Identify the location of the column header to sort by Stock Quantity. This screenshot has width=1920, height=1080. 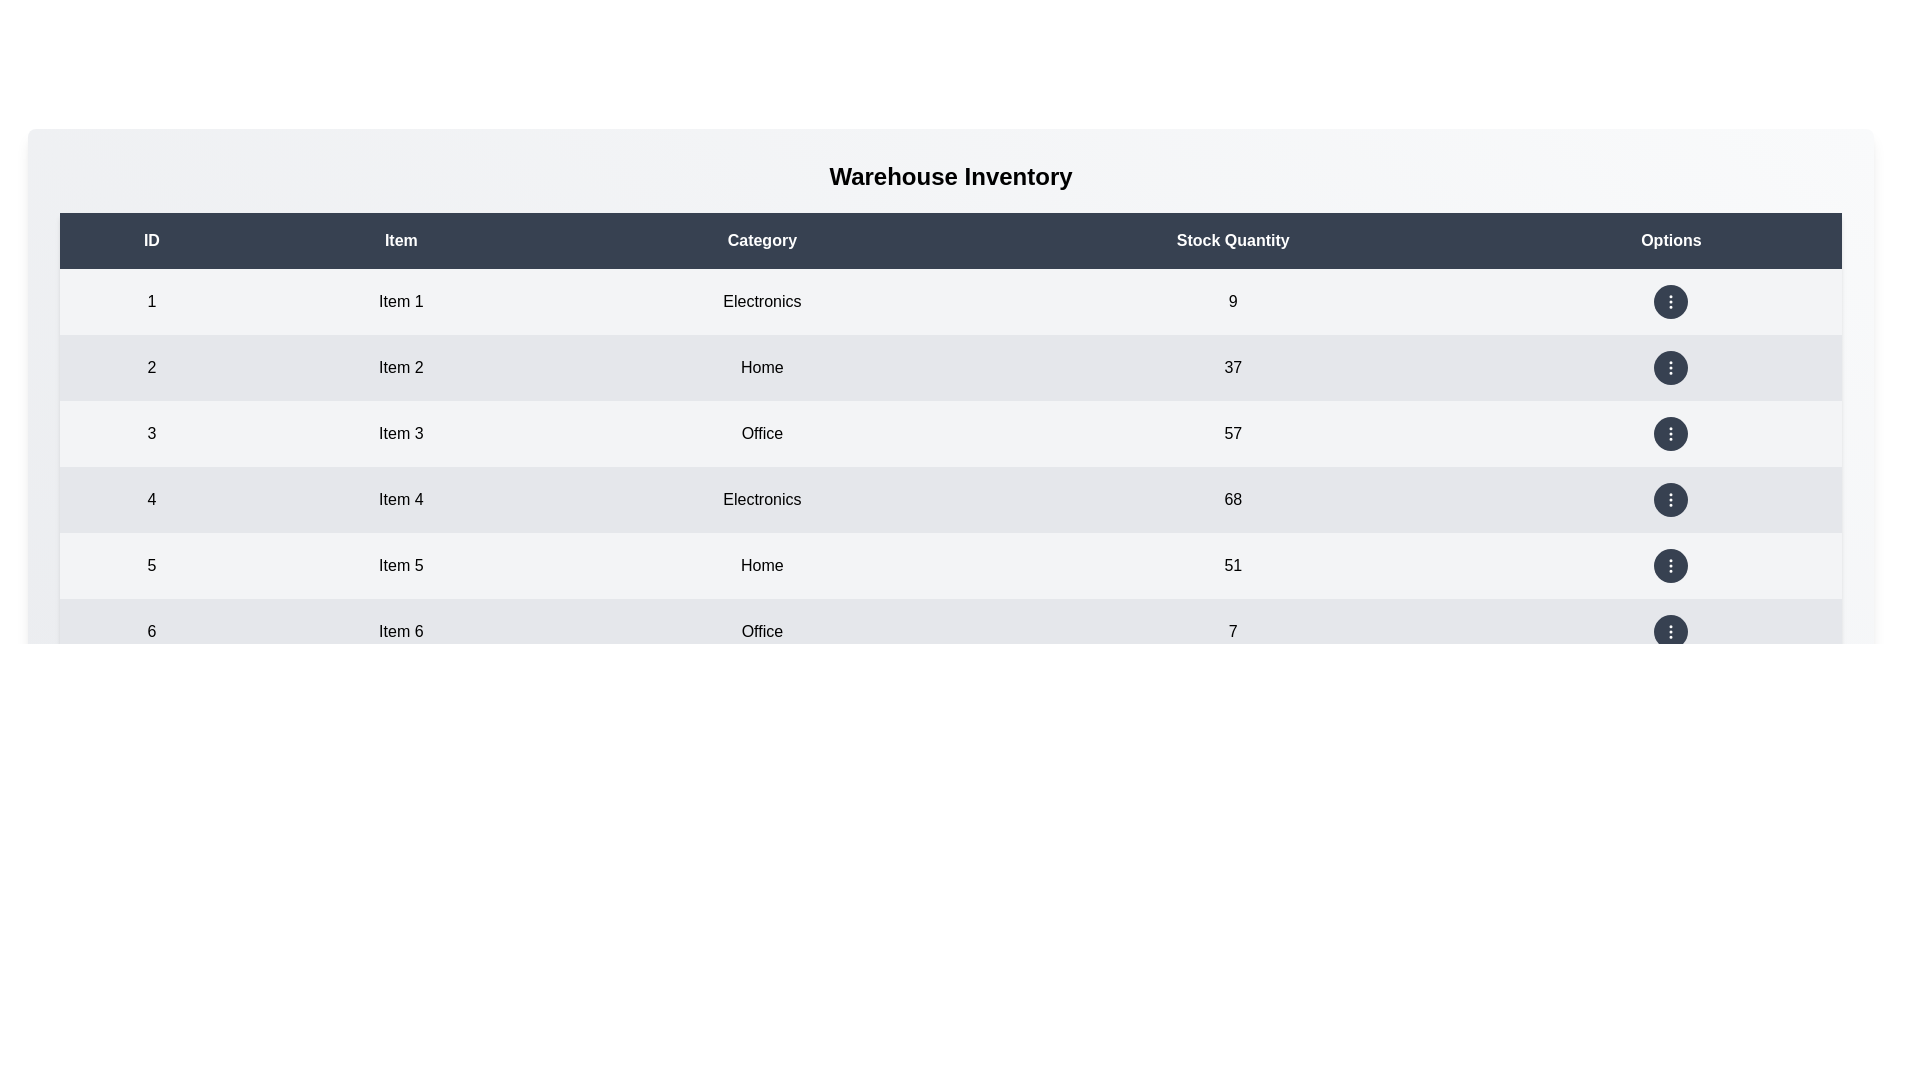
(1232, 239).